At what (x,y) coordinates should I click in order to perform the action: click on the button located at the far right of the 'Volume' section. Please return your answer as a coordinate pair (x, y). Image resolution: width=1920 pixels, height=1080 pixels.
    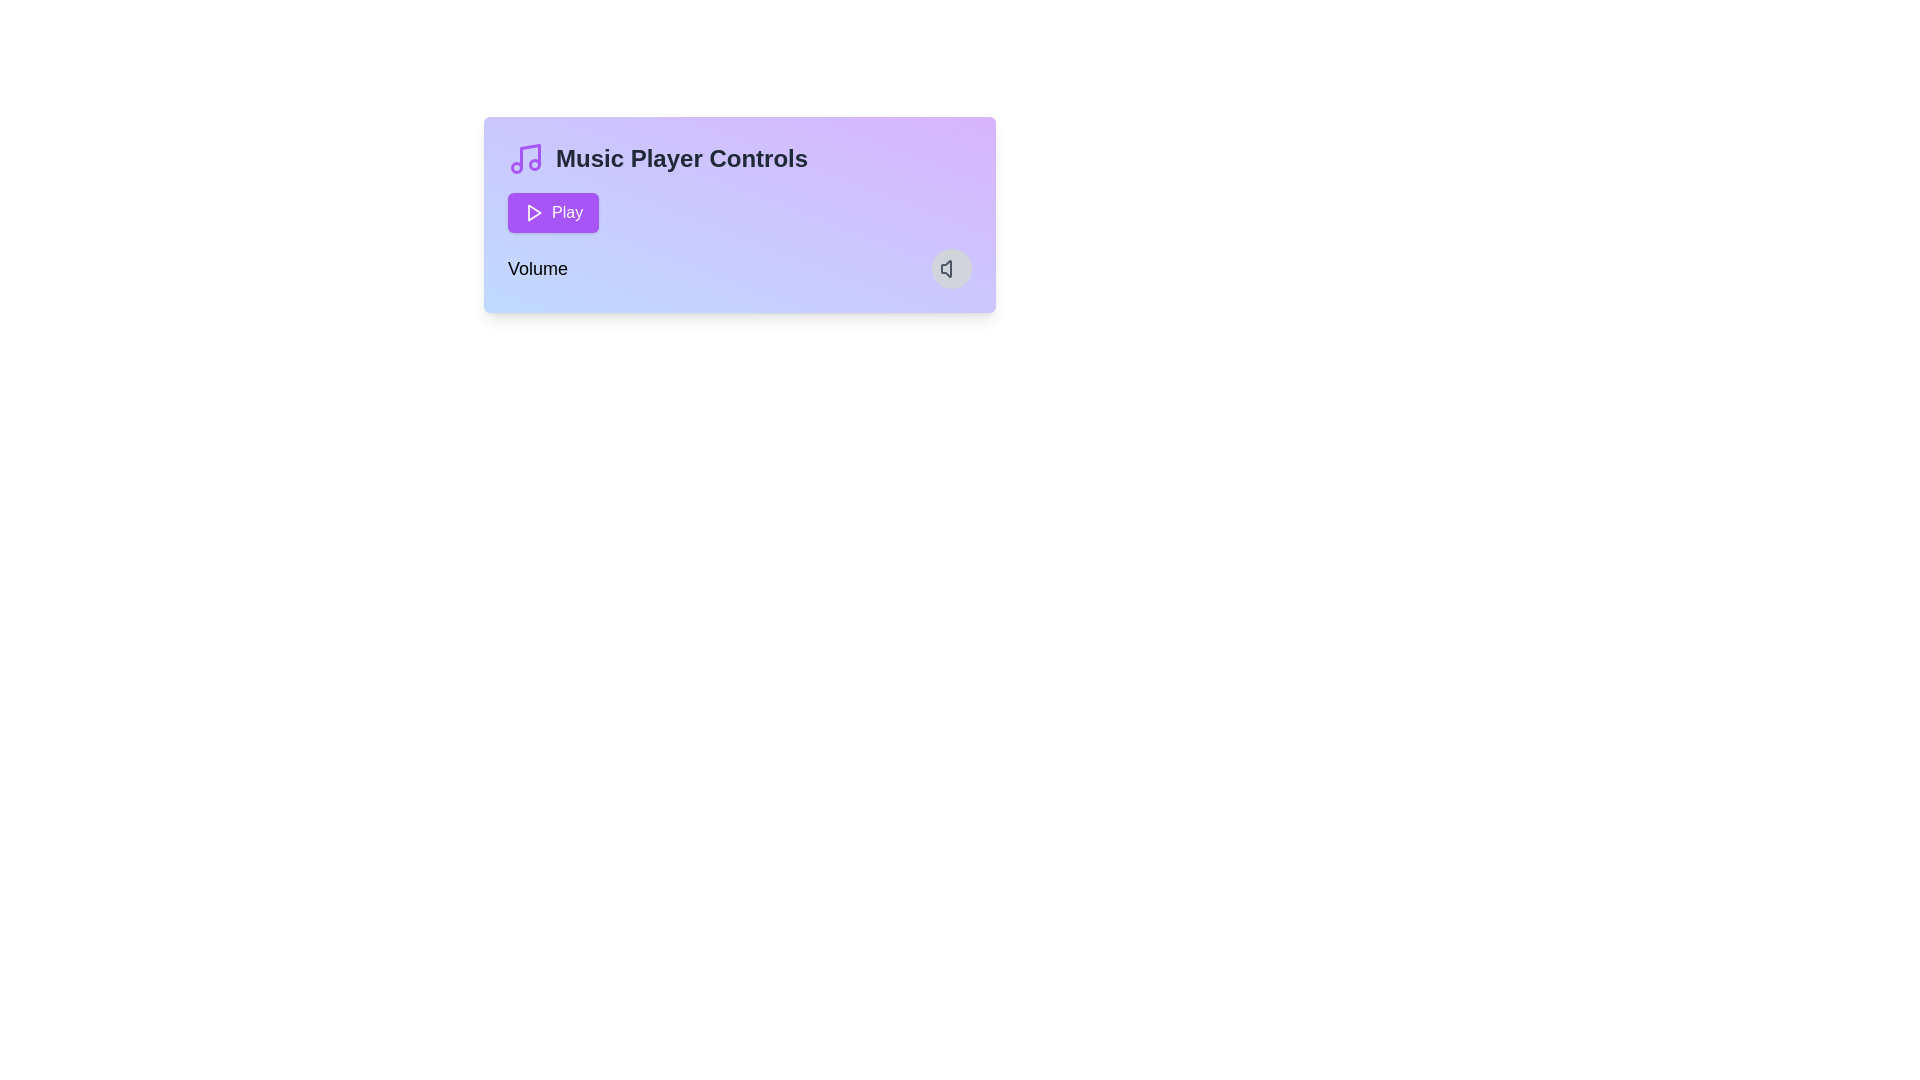
    Looking at the image, I should click on (950, 268).